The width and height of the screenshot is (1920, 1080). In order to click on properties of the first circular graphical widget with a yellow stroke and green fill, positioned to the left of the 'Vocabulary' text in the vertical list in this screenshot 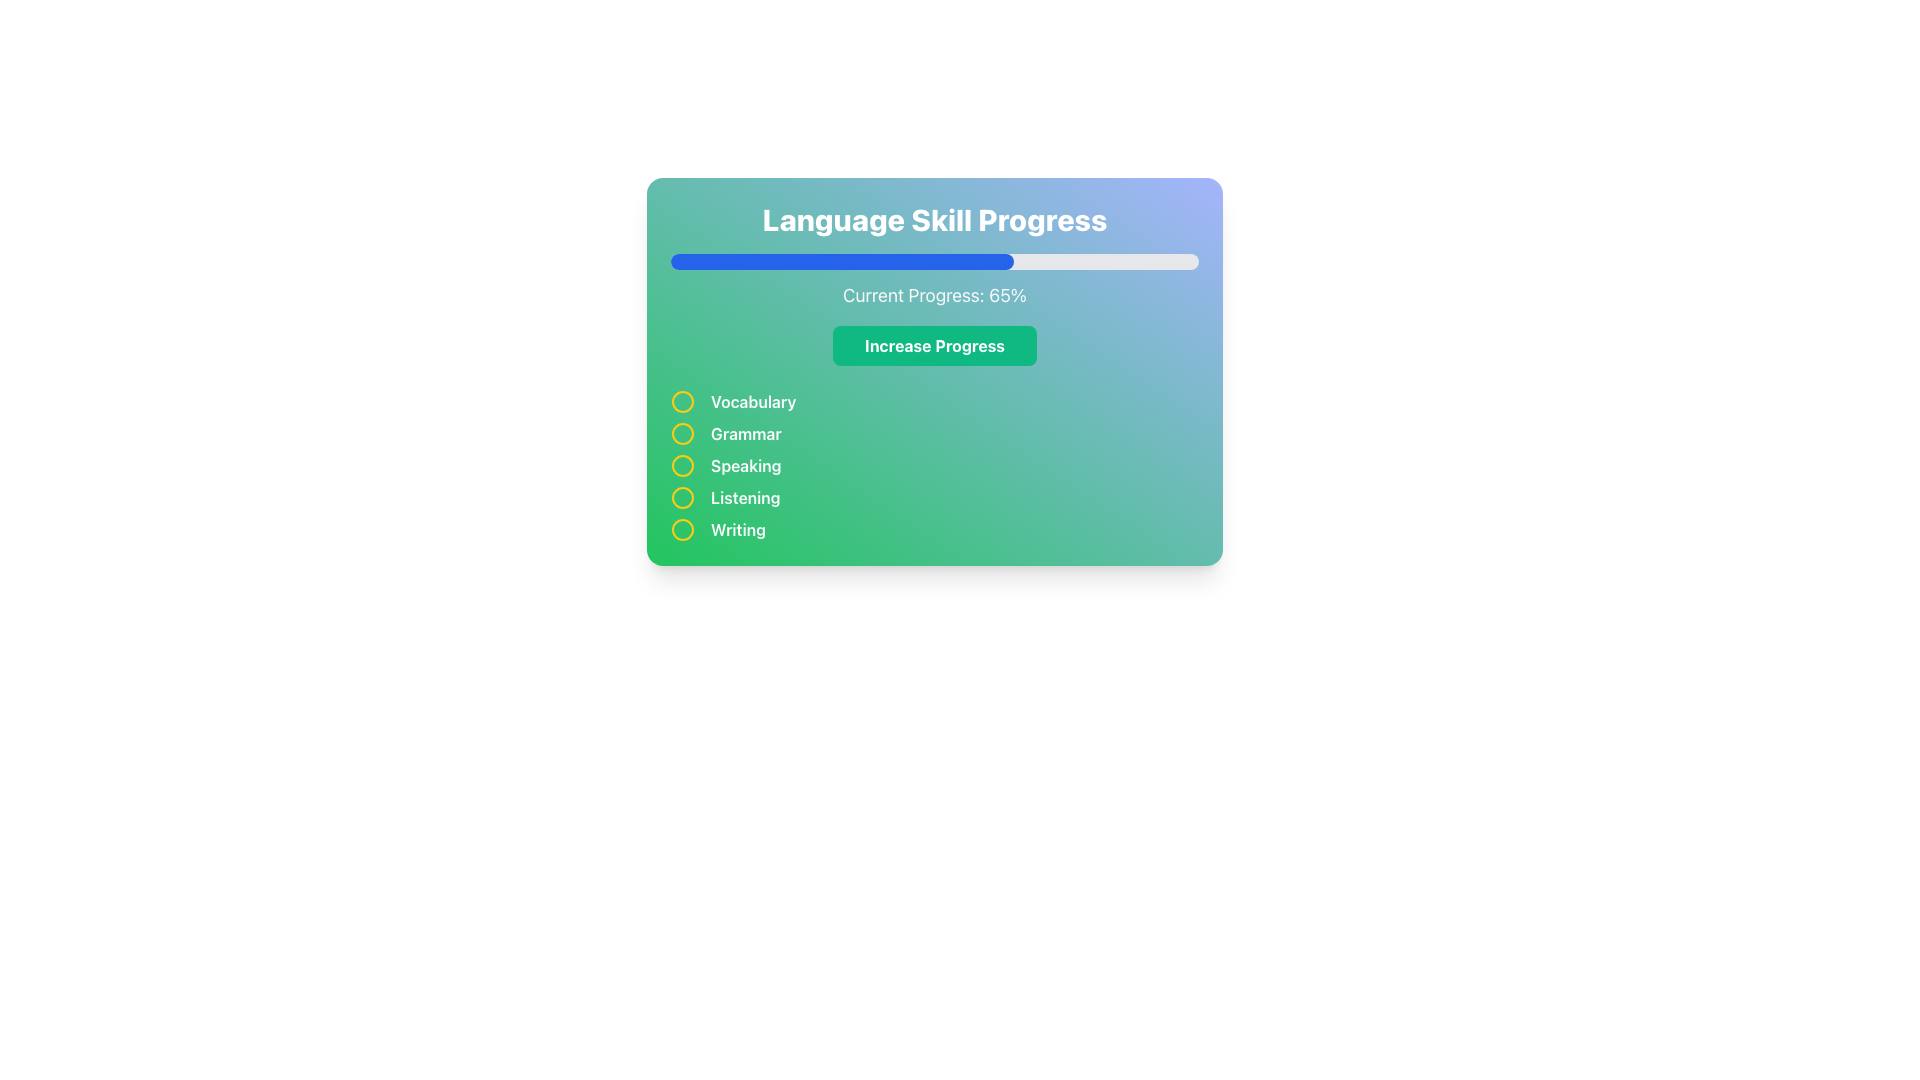, I will do `click(682, 401)`.